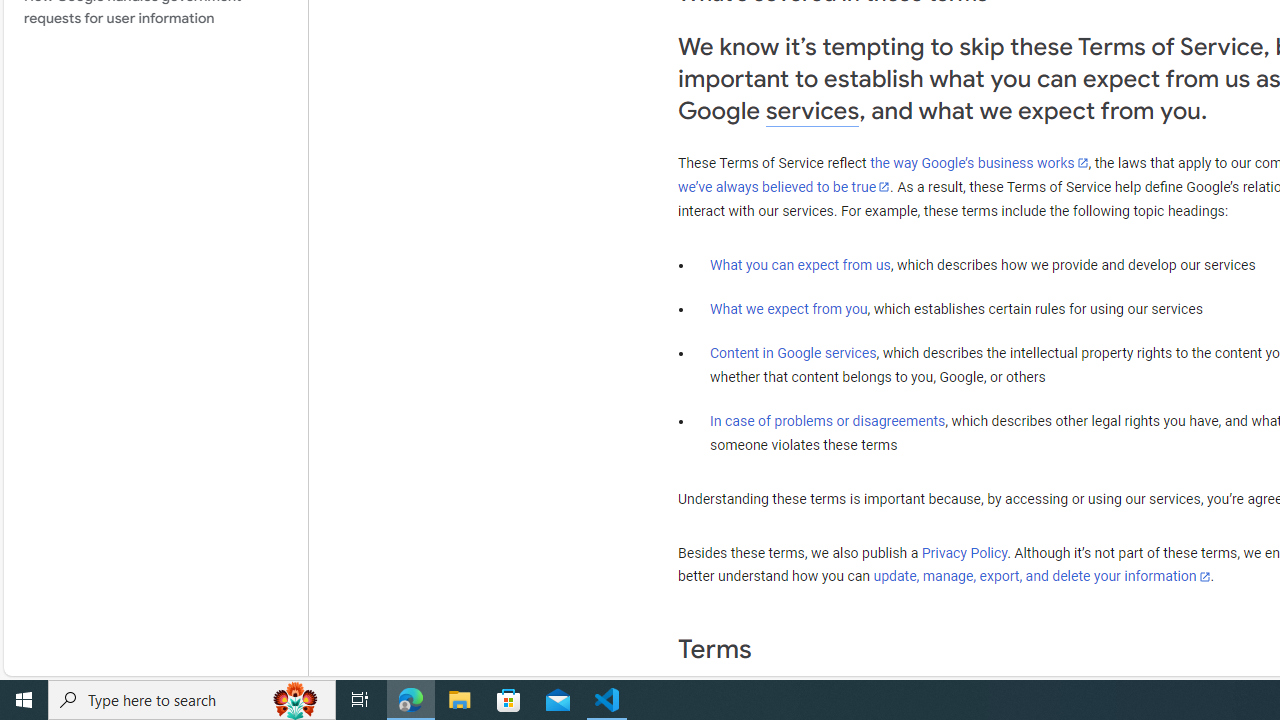  I want to click on 'In case of problems or disagreements', so click(828, 419).